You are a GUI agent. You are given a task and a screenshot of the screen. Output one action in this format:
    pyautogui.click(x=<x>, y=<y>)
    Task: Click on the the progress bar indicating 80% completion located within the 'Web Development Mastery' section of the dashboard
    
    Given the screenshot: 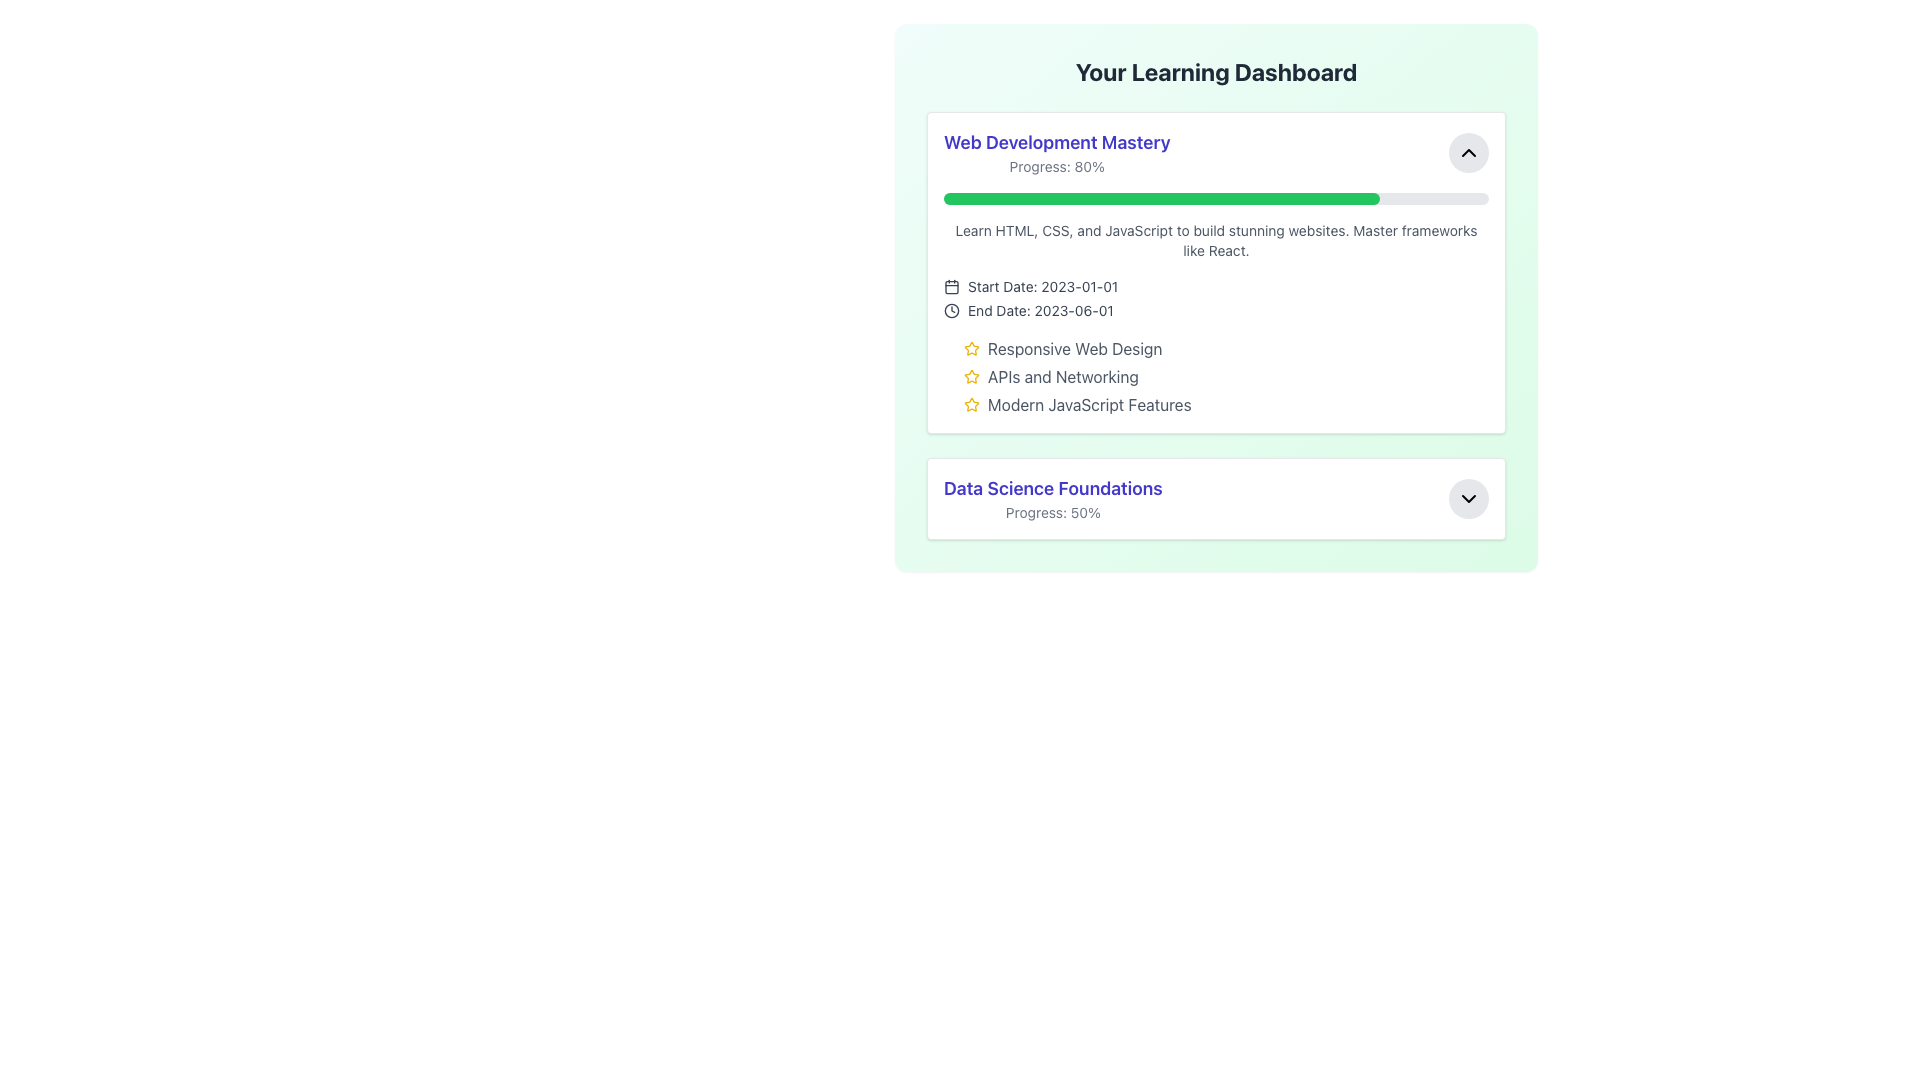 What is the action you would take?
    pyautogui.click(x=1161, y=199)
    